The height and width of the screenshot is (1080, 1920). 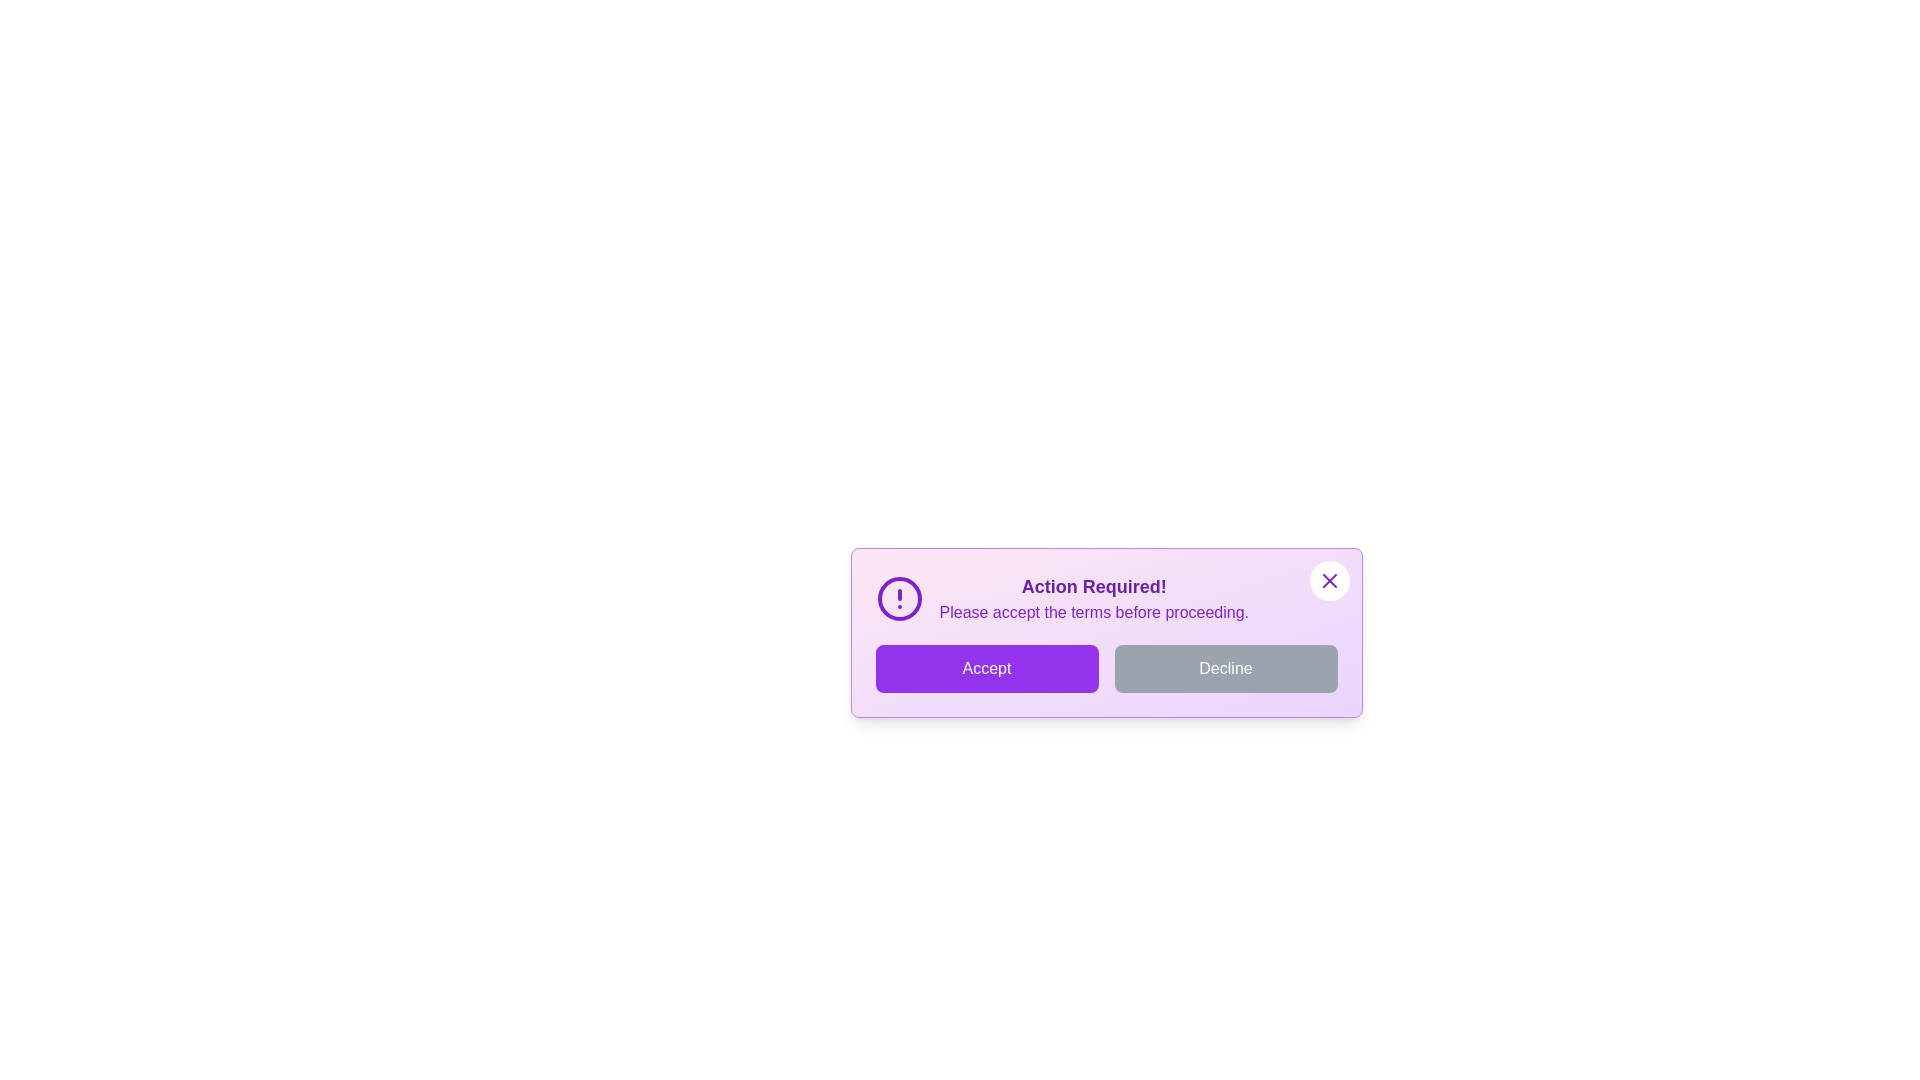 What do you see at coordinates (898, 597) in the screenshot?
I see `the icon on the left side of the alert box to inspect it` at bounding box center [898, 597].